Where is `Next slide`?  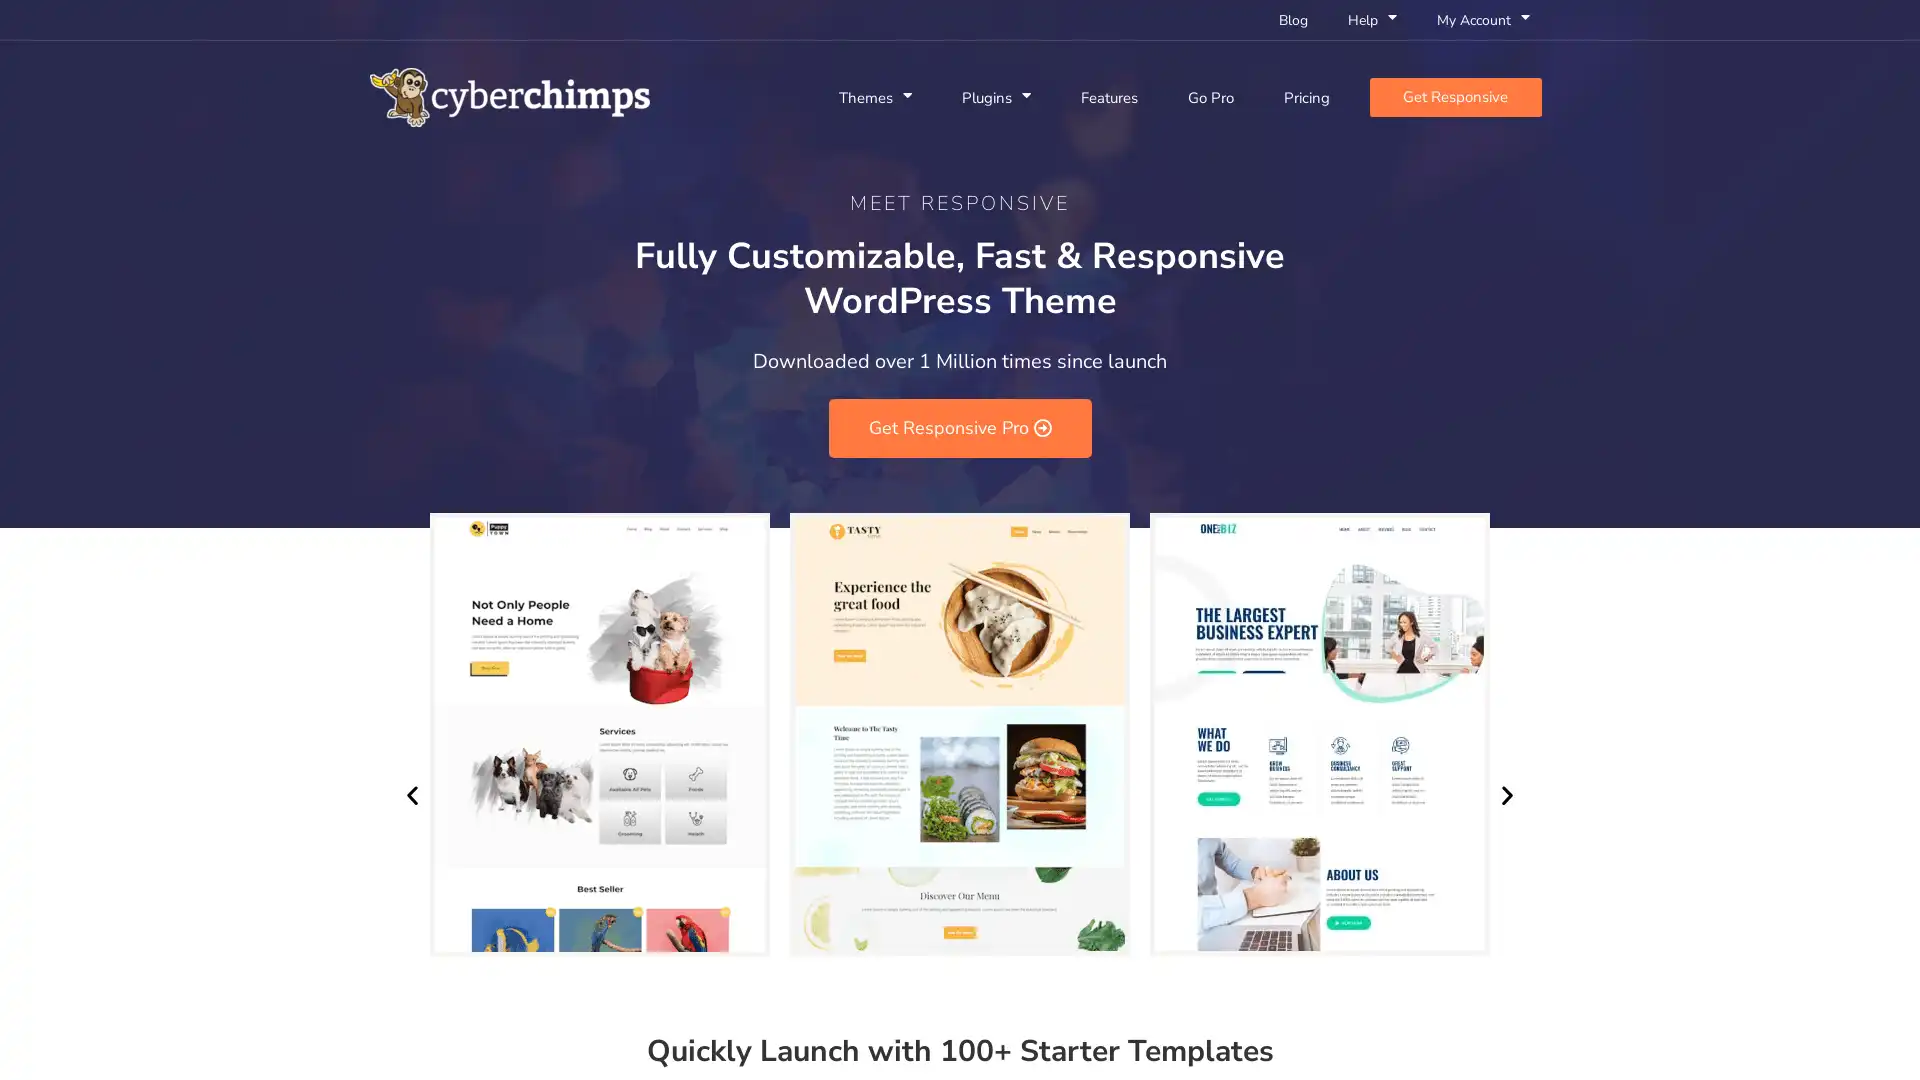 Next slide is located at coordinates (1507, 793).